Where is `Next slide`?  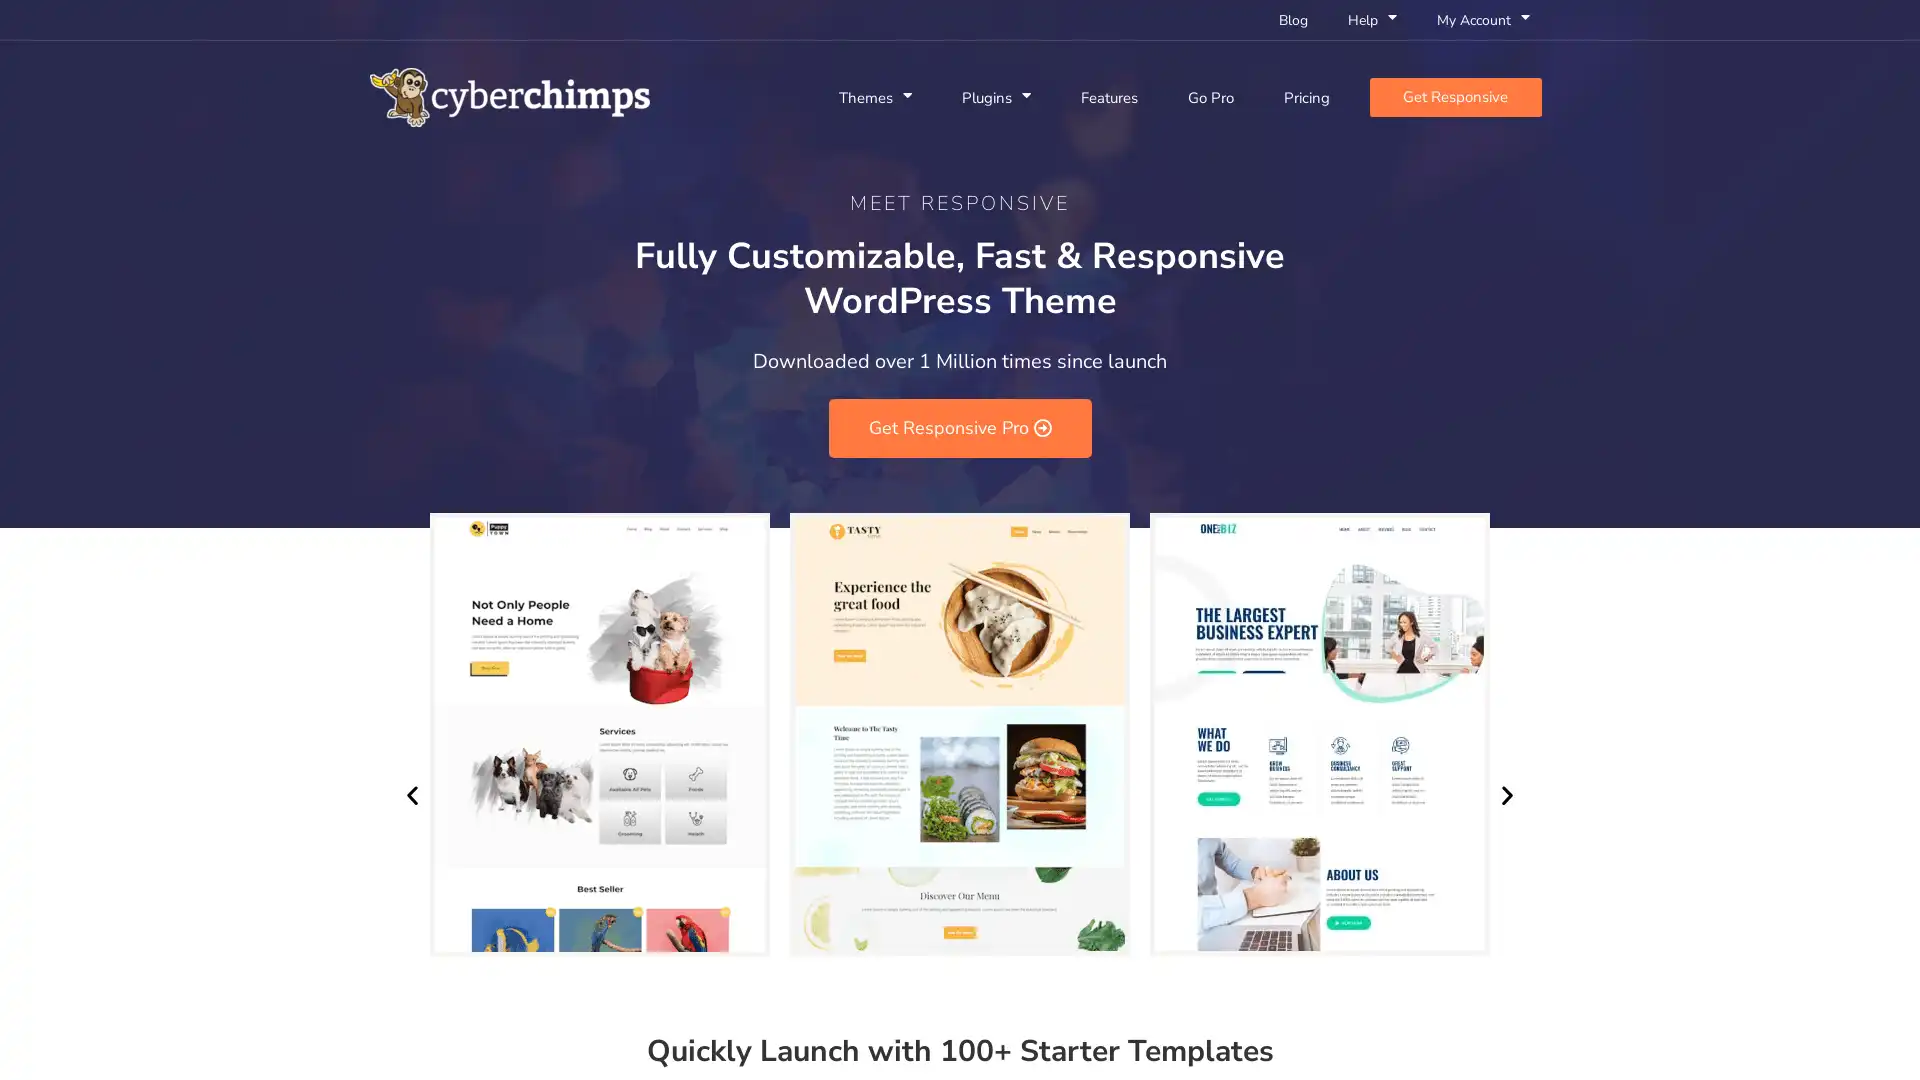 Next slide is located at coordinates (1507, 793).